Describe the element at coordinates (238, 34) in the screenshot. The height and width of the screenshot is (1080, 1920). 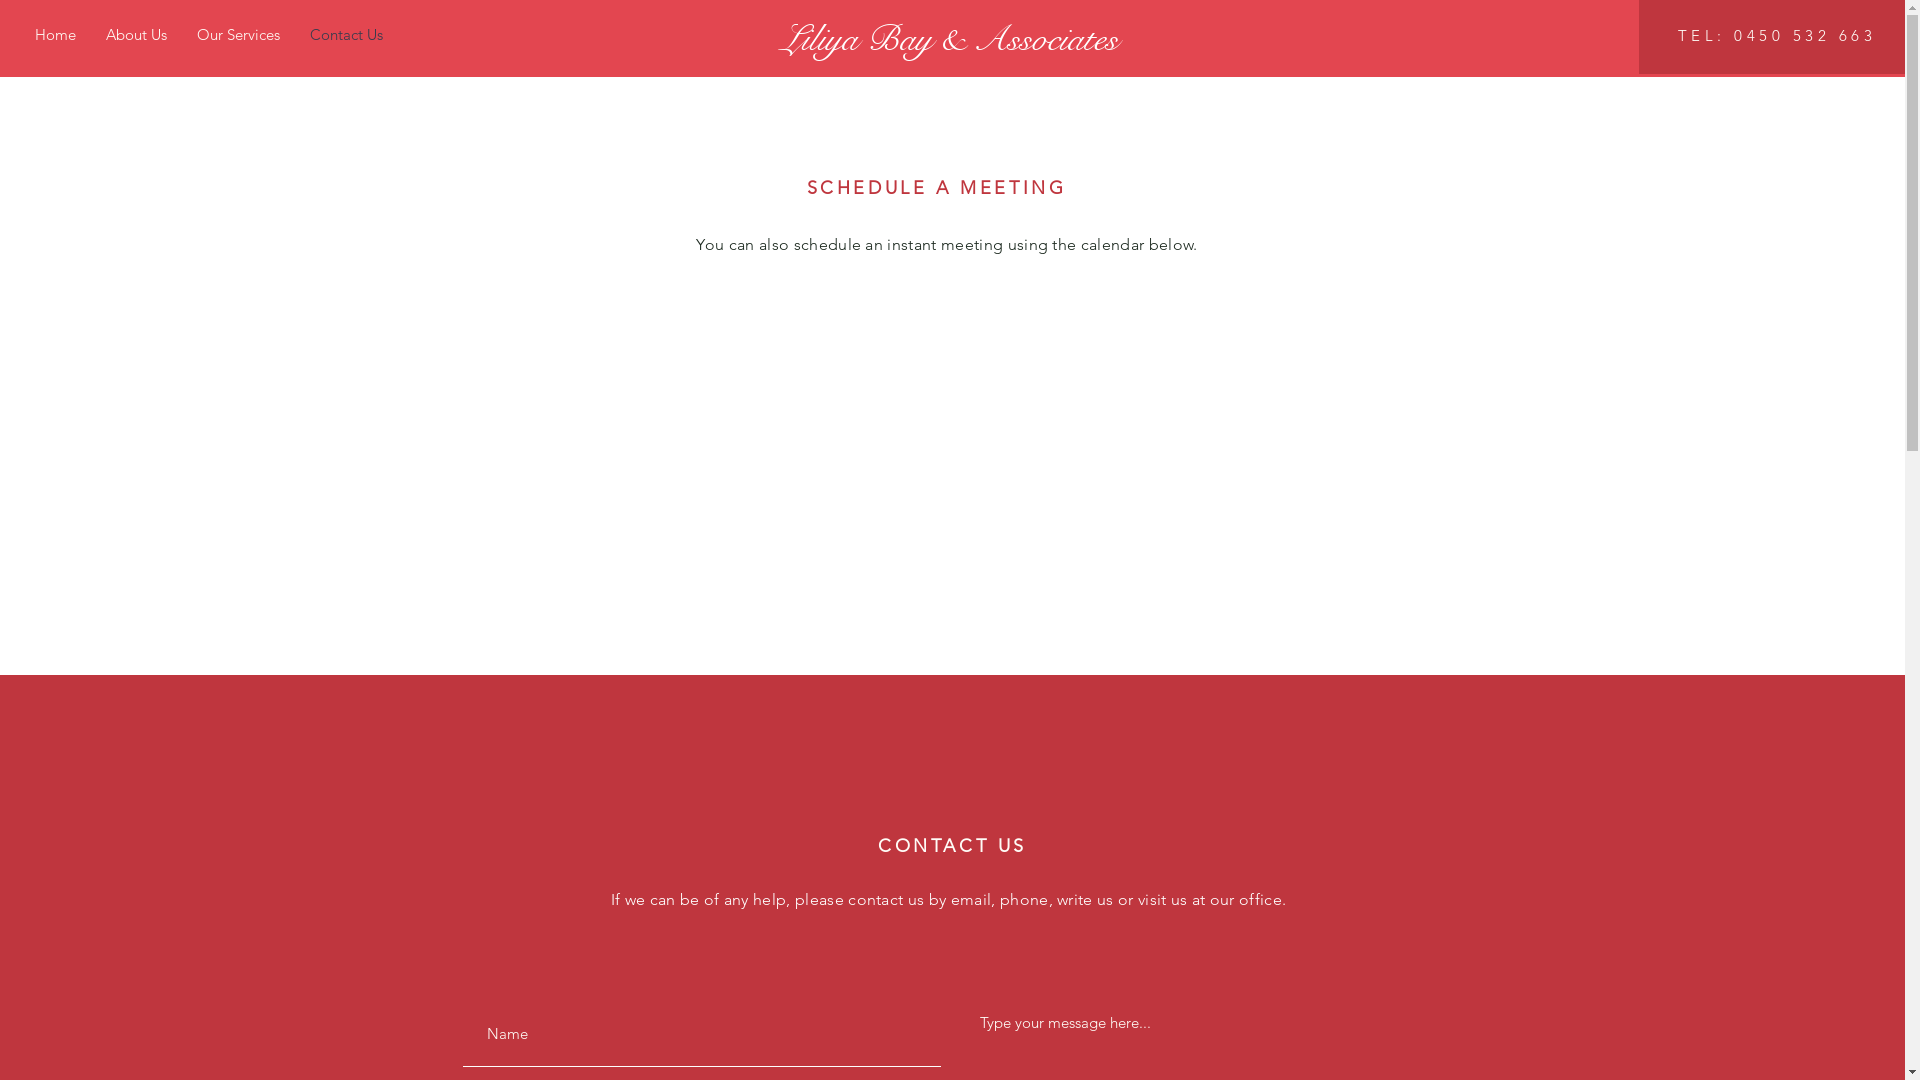
I see `'Our Services'` at that location.